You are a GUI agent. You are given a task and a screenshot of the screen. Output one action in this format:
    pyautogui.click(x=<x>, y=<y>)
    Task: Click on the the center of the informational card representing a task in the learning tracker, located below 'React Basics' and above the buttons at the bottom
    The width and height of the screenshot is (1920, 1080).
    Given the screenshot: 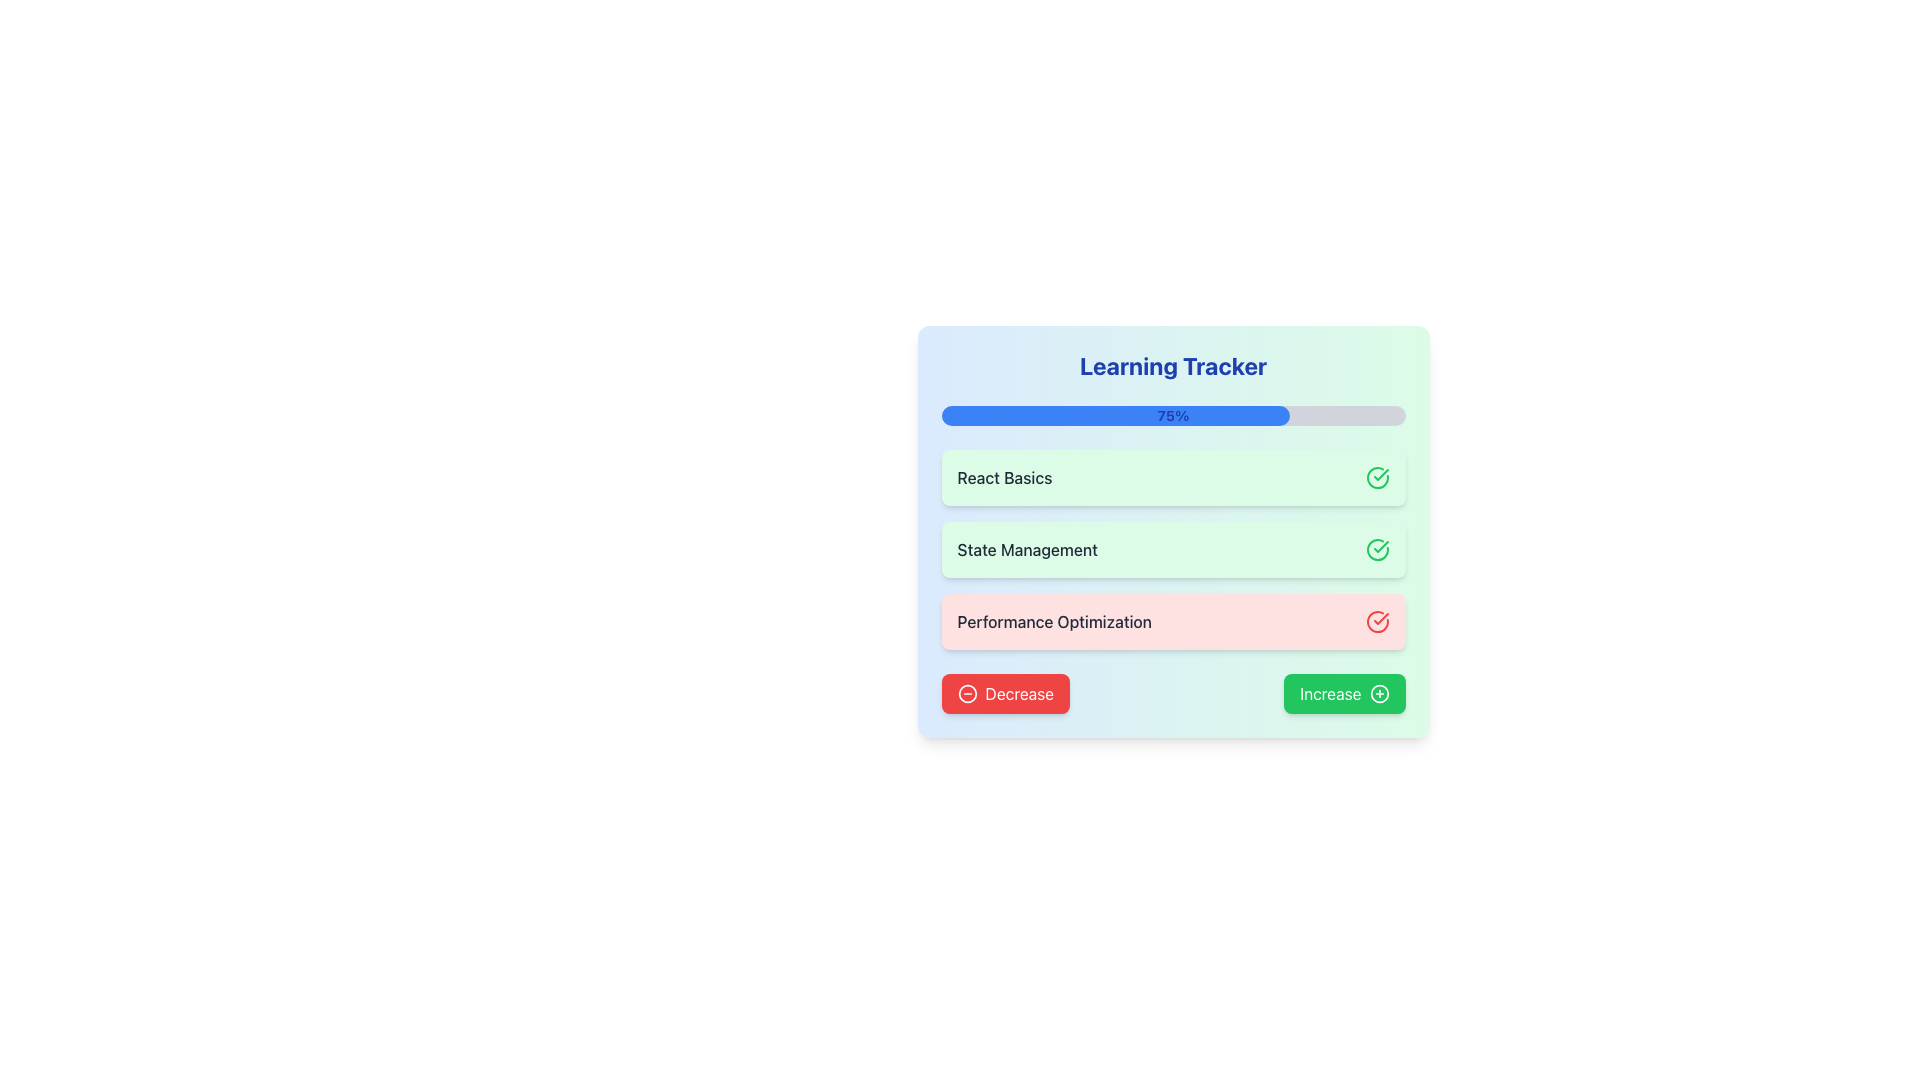 What is the action you would take?
    pyautogui.click(x=1173, y=620)
    